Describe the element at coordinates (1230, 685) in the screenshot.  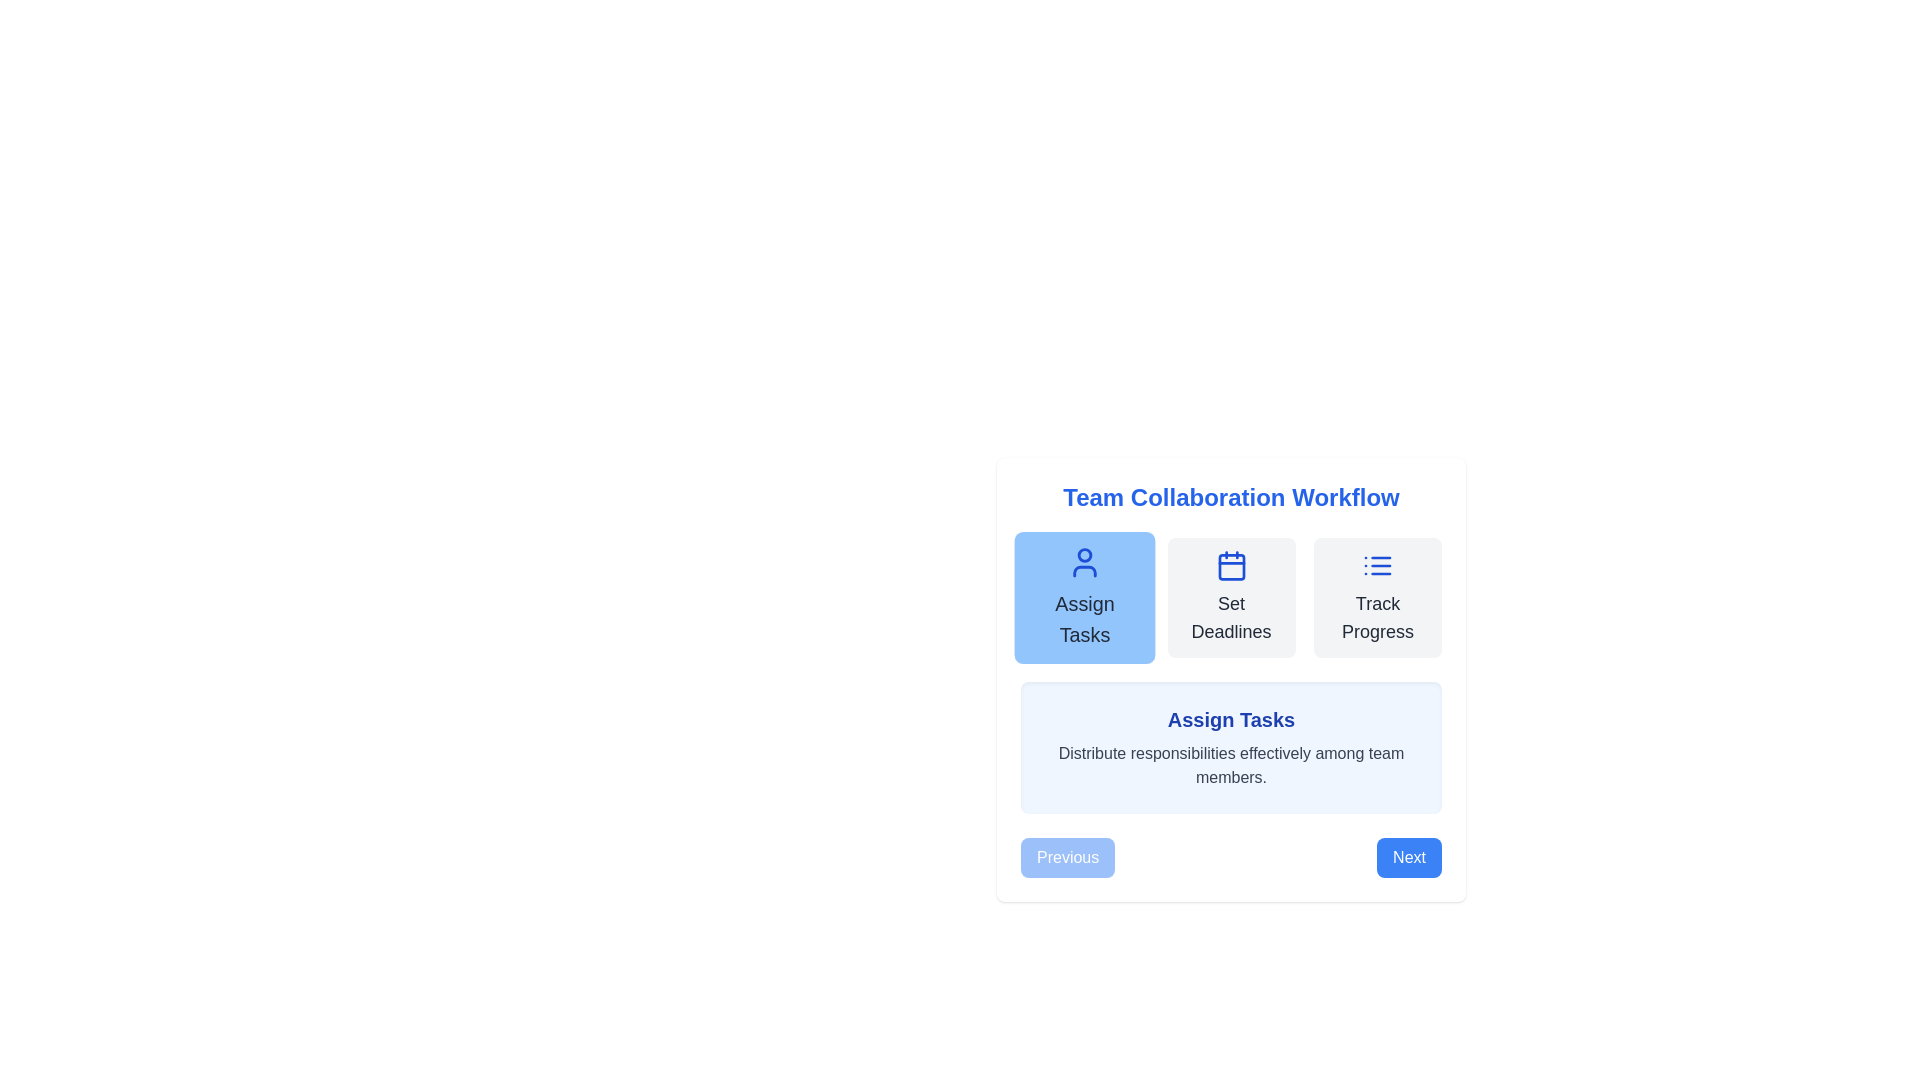
I see `the button labeled 'Previous' on the modal 'Team Collaboration Workflow'` at that location.